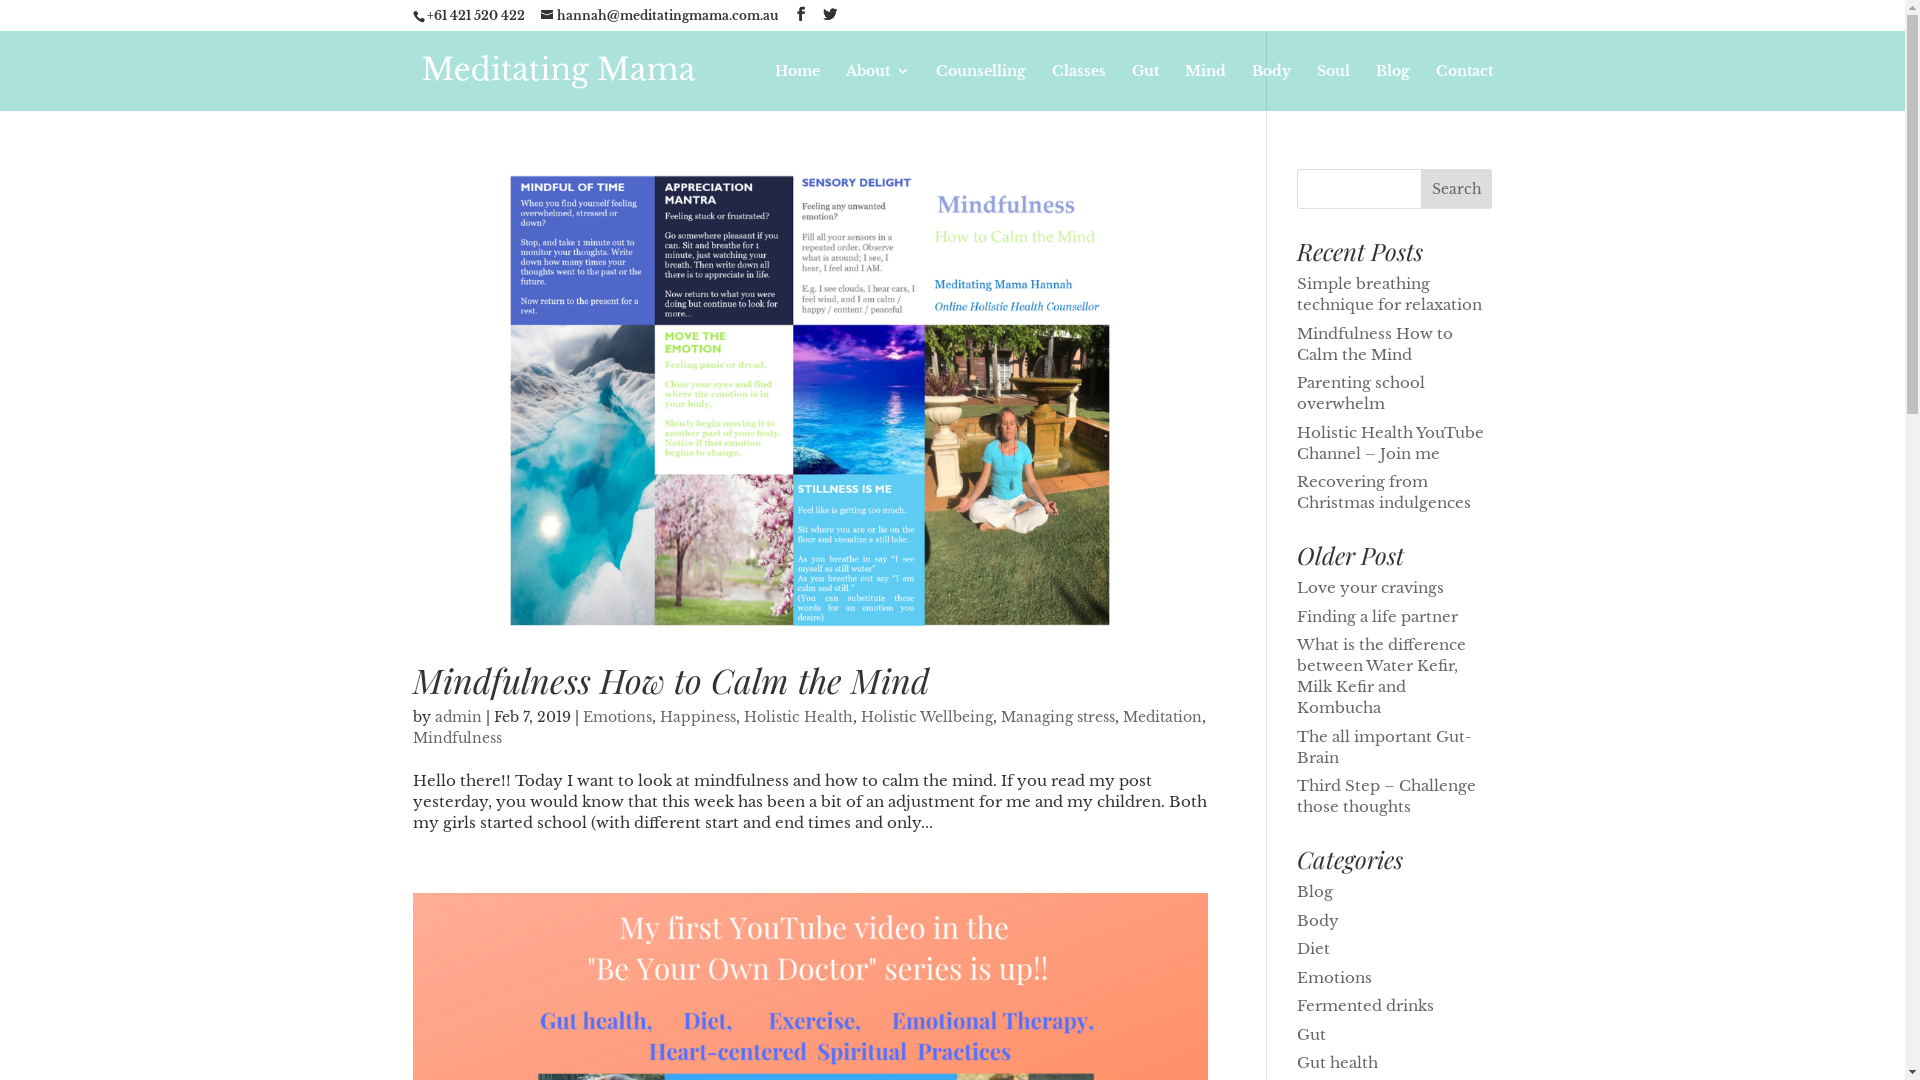 Image resolution: width=1920 pixels, height=1080 pixels. I want to click on 'Parenting school overwhelm', so click(1360, 393).